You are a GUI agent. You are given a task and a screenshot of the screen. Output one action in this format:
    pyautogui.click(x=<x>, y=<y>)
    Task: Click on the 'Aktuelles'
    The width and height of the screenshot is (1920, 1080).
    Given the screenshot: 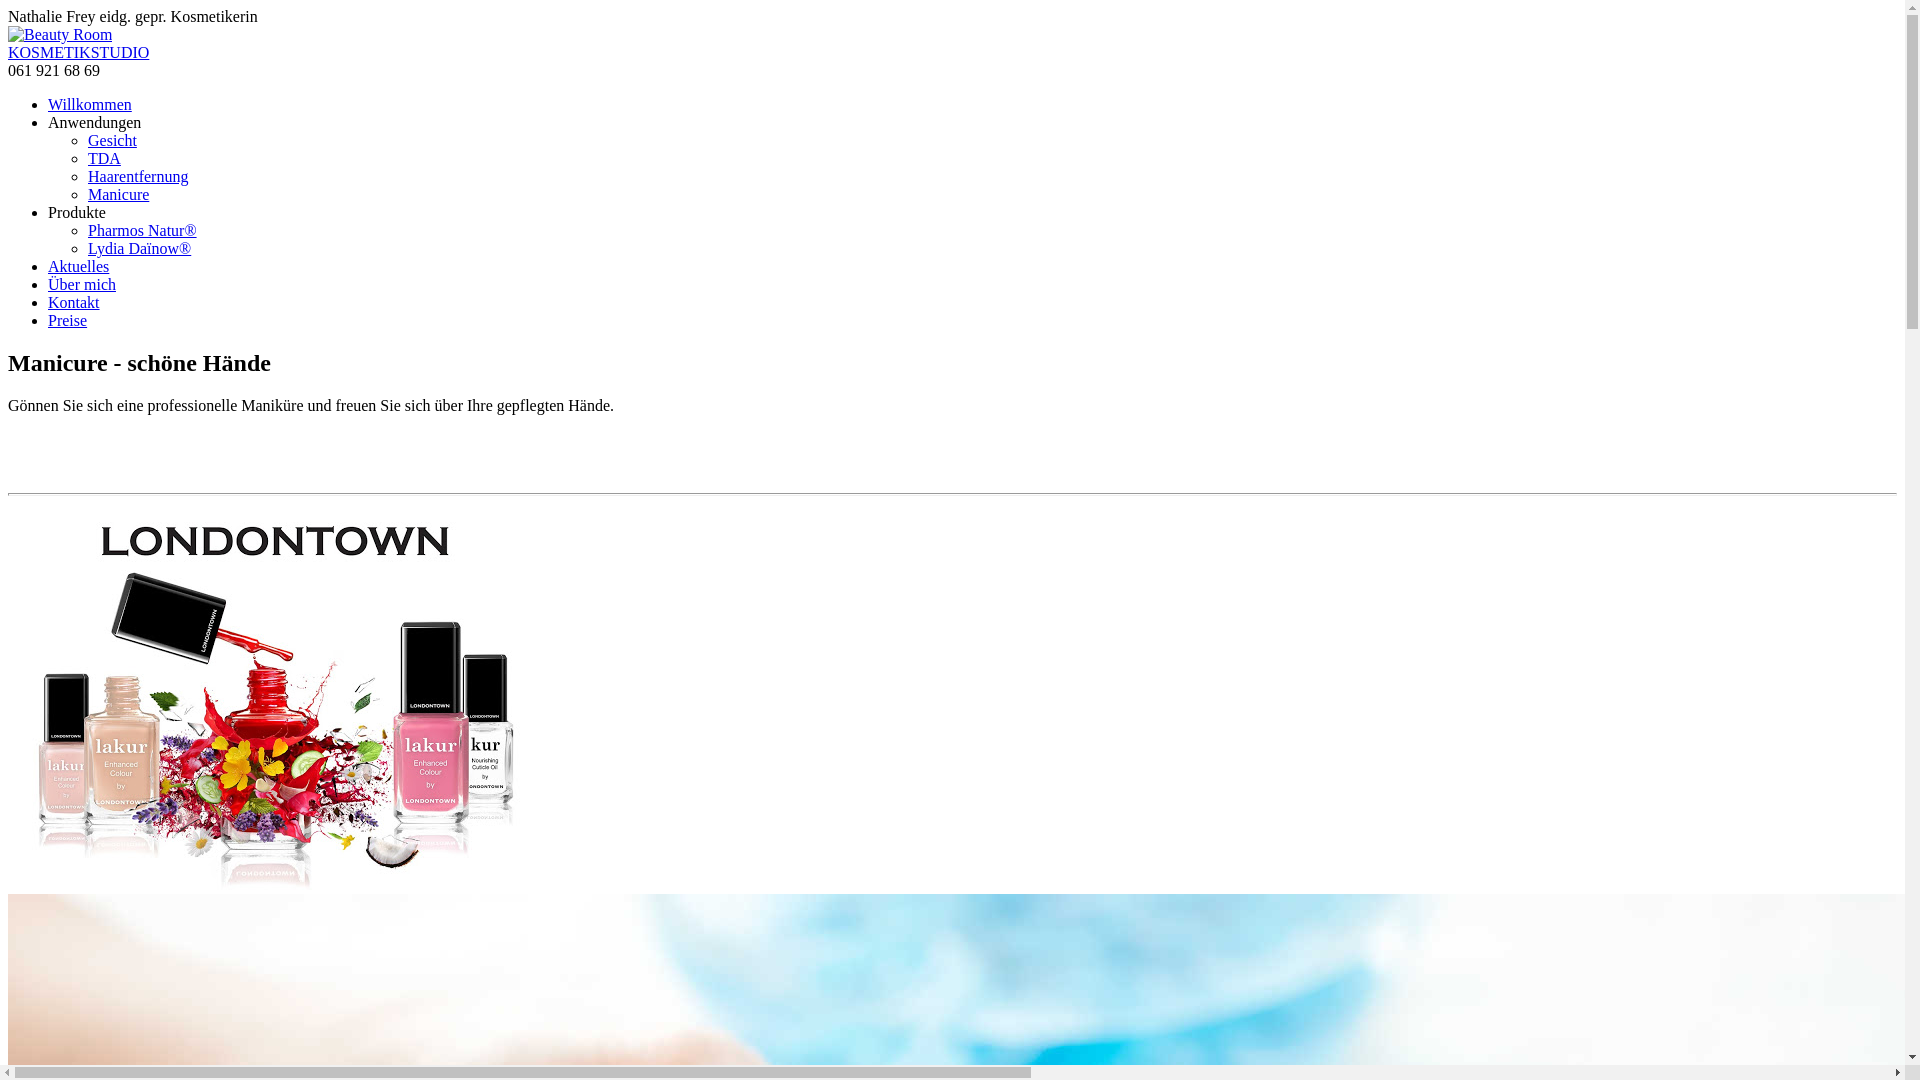 What is the action you would take?
    pyautogui.click(x=48, y=265)
    